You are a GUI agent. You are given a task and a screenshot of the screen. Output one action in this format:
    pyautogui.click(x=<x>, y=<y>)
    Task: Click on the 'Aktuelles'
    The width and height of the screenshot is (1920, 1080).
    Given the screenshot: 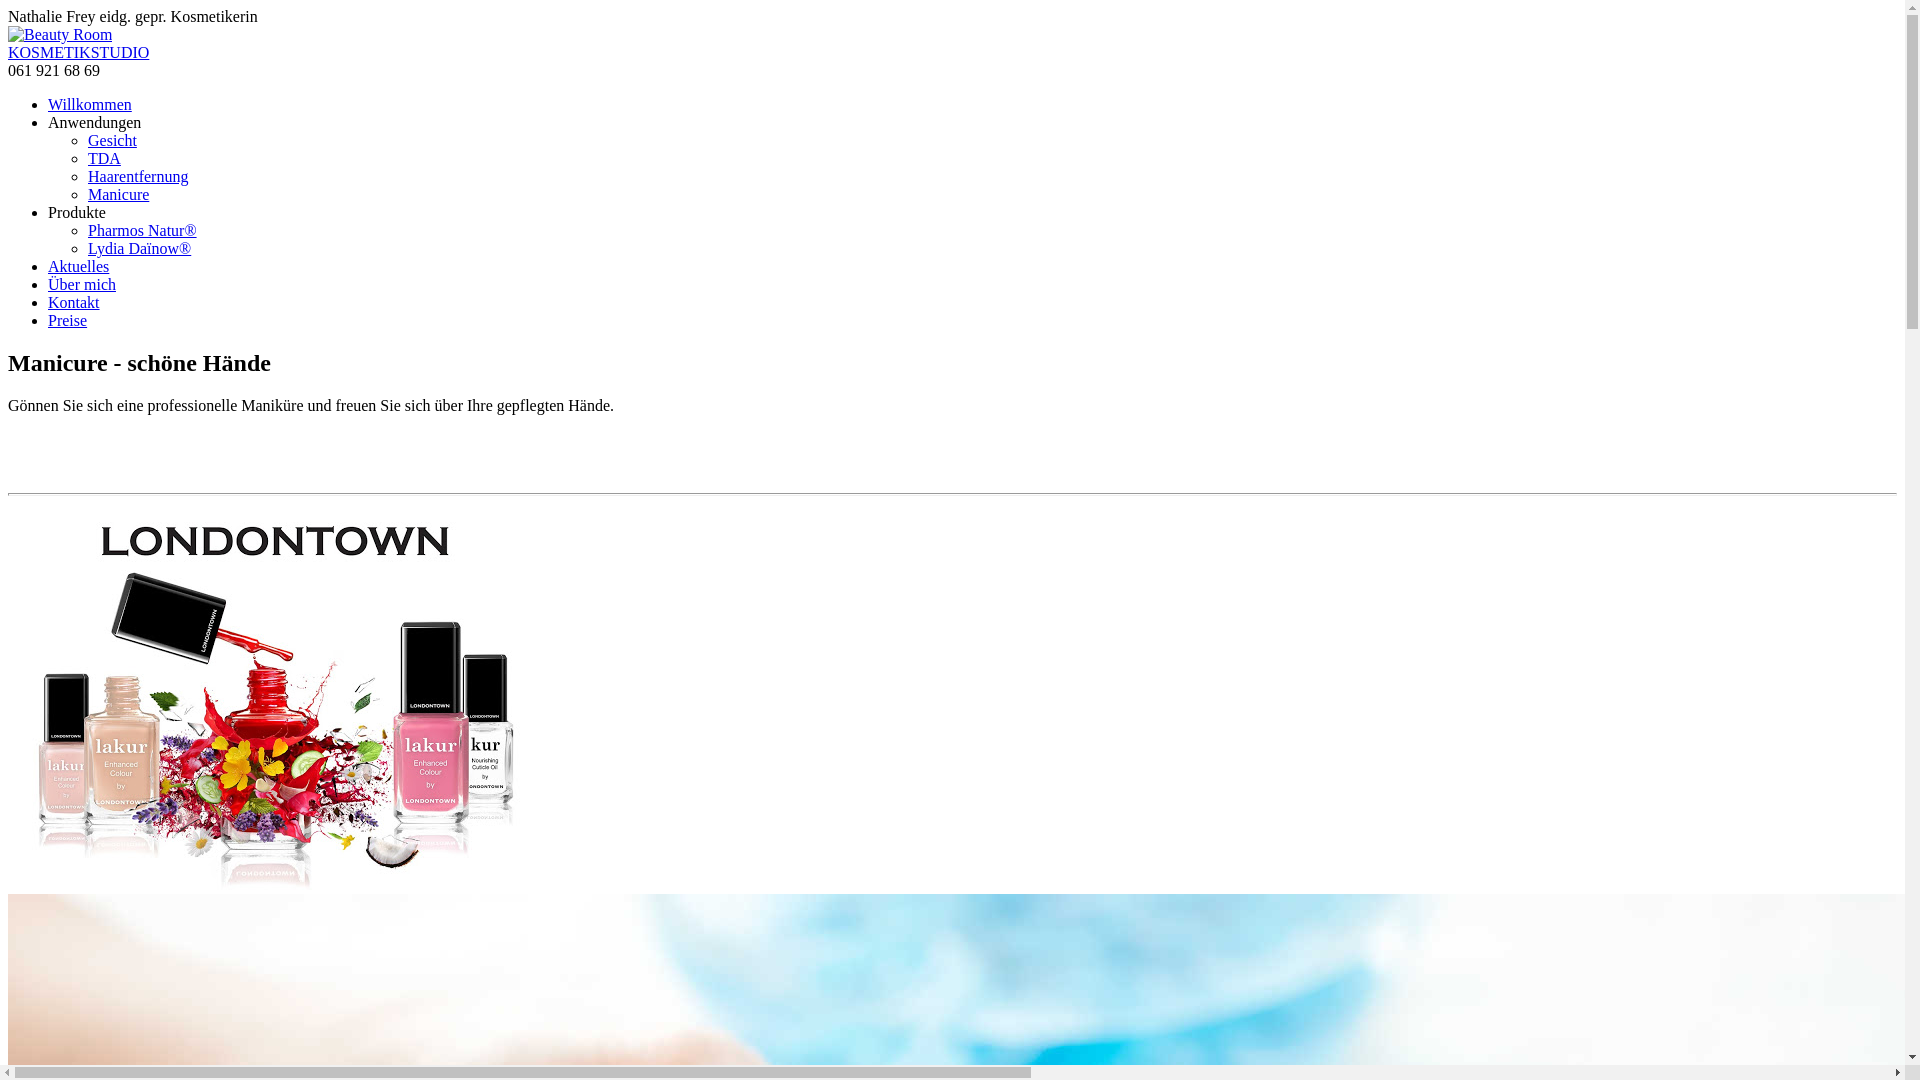 What is the action you would take?
    pyautogui.click(x=48, y=265)
    